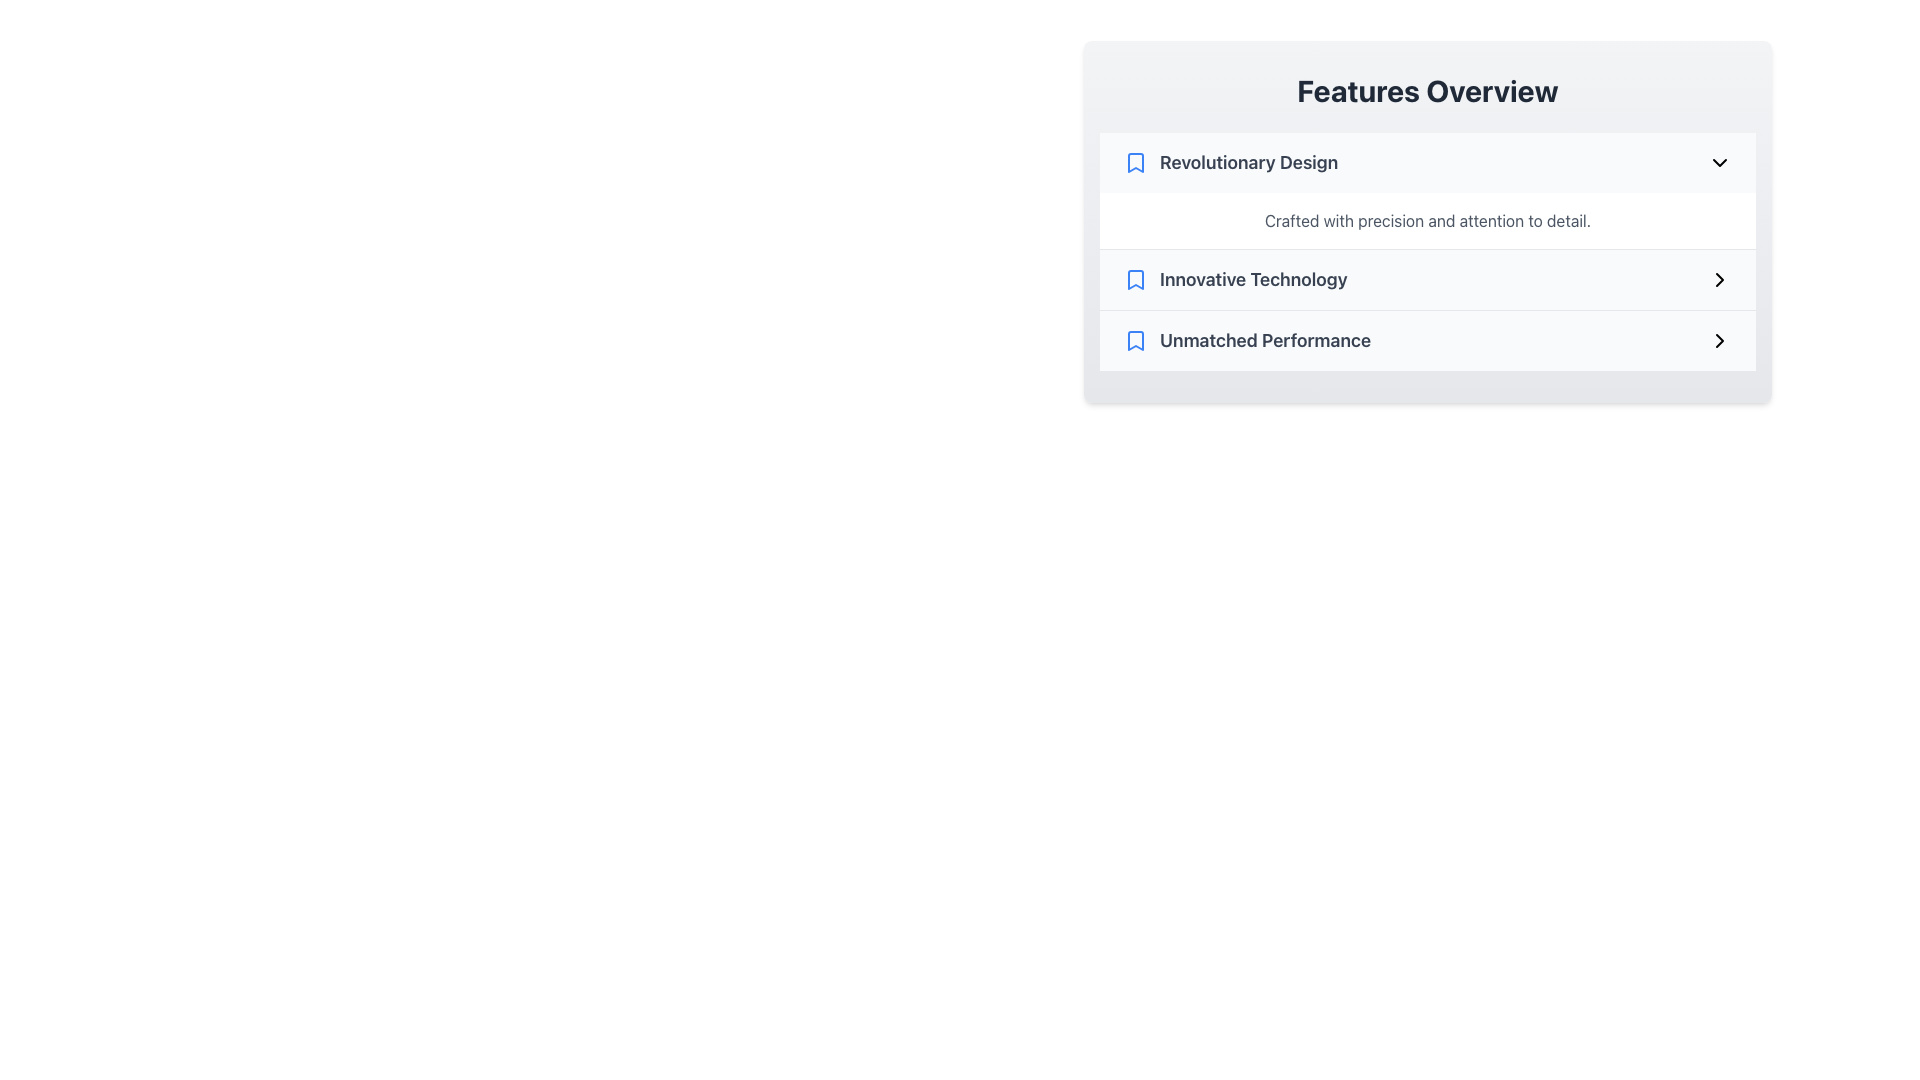  I want to click on the label containing the title for the first option in the 'Features Overview' section to copy its text, so click(1229, 161).